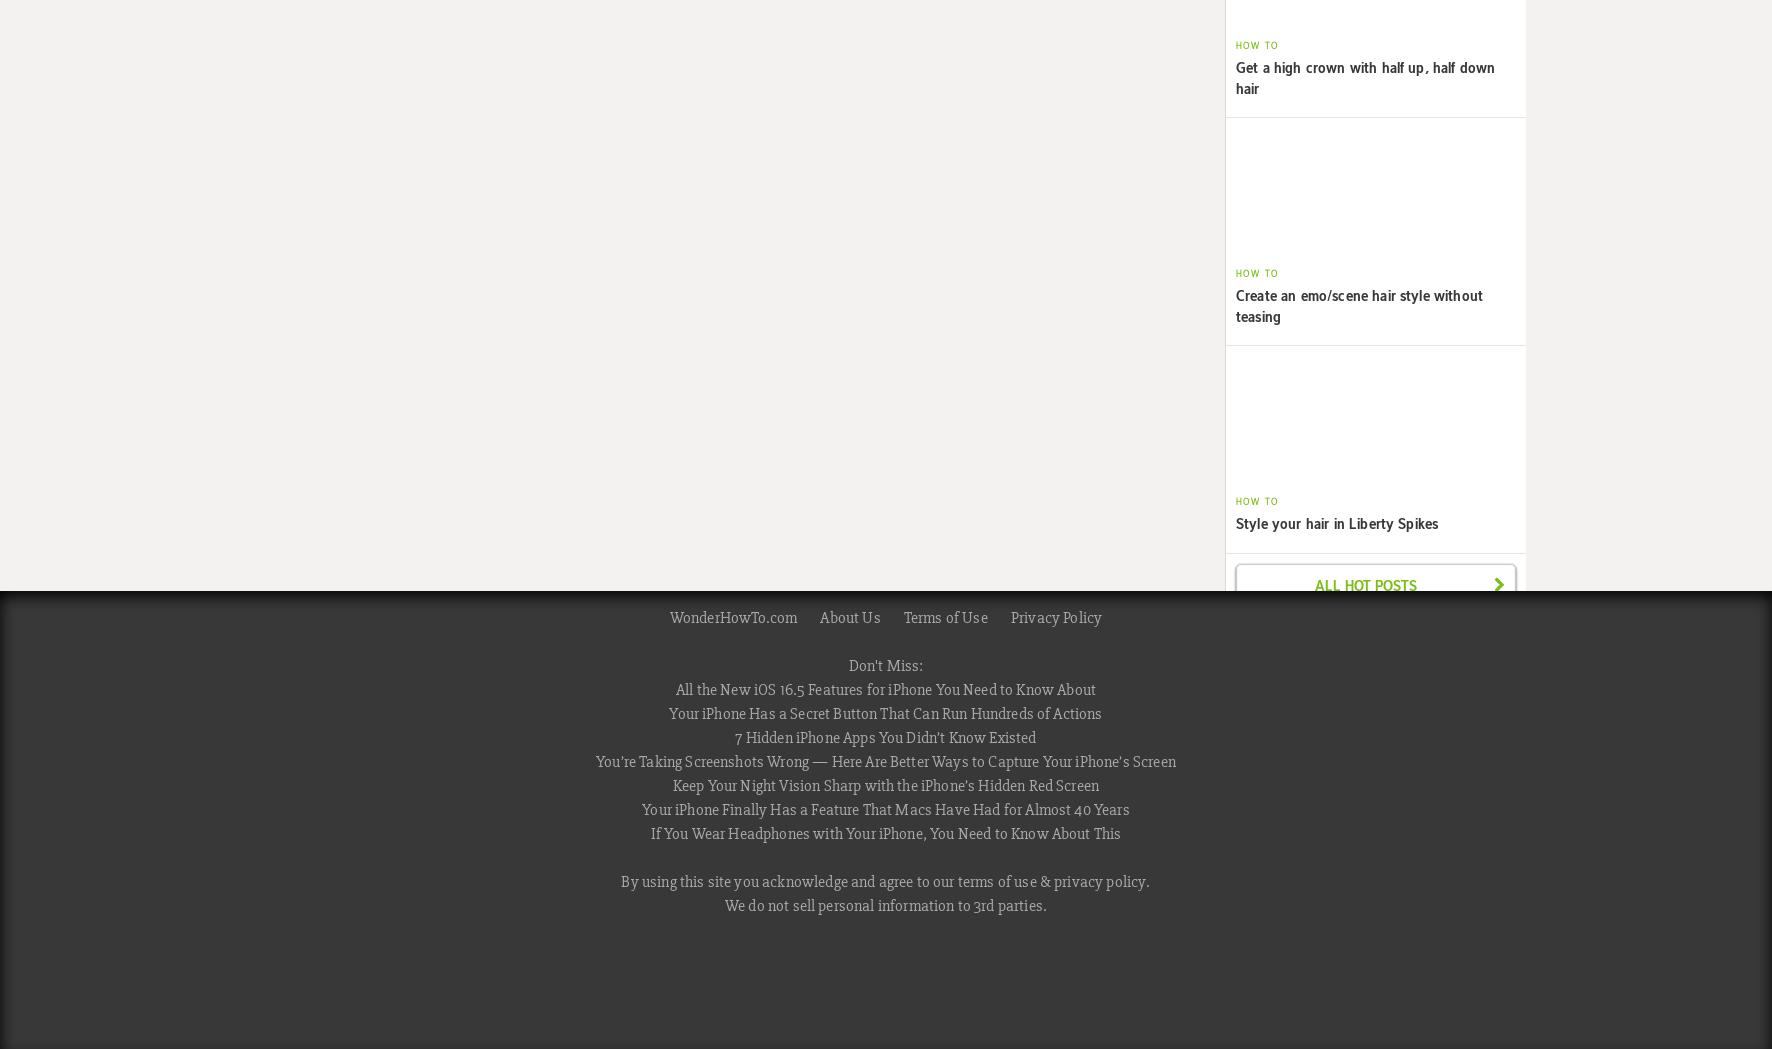 The width and height of the screenshot is (1772, 1049). Describe the element at coordinates (885, 713) in the screenshot. I see `'Your iPhone Has a Secret Button That Can Run Hundreds of Actions'` at that location.